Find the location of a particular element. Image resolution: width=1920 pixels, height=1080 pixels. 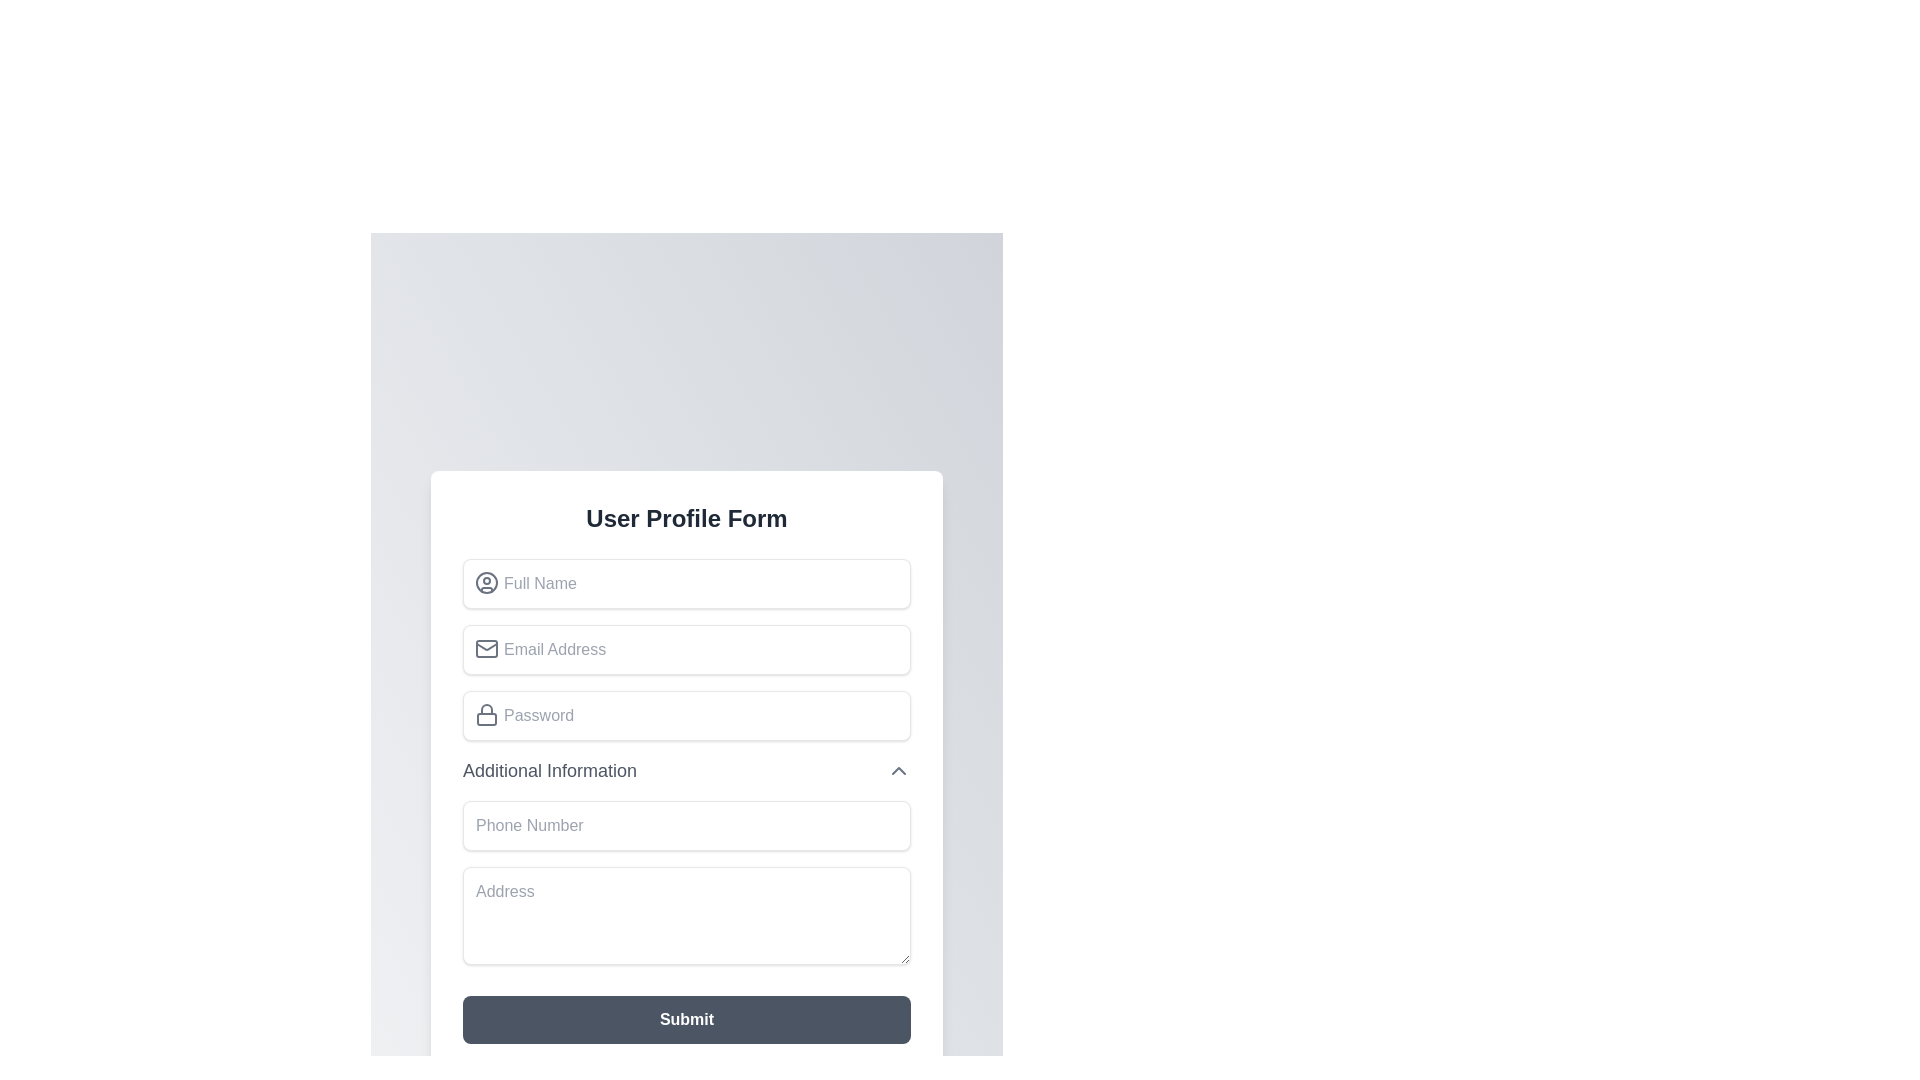

the icon representing the user at the top-left corner of the Full Name input field area is located at coordinates (486, 582).